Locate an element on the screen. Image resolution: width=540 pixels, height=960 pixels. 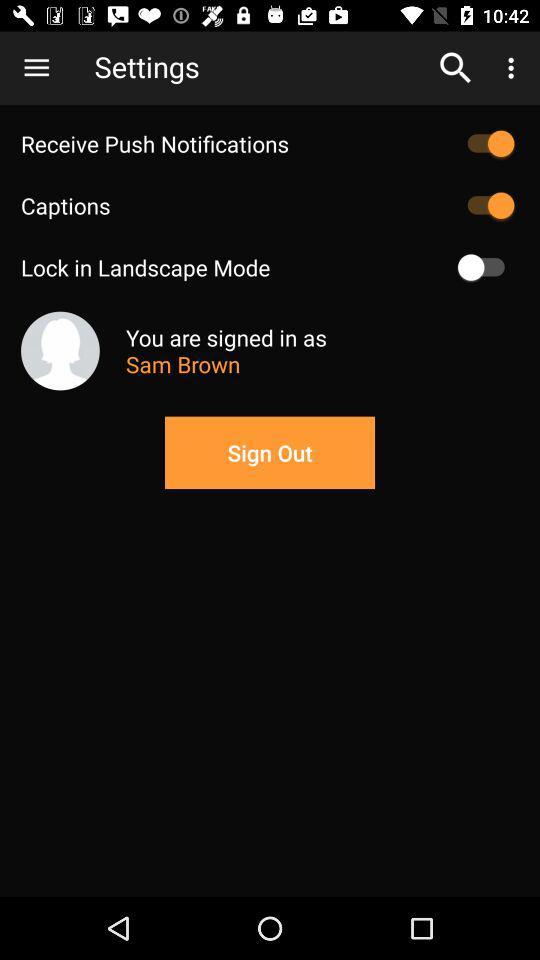
push notifications is located at coordinates (485, 142).